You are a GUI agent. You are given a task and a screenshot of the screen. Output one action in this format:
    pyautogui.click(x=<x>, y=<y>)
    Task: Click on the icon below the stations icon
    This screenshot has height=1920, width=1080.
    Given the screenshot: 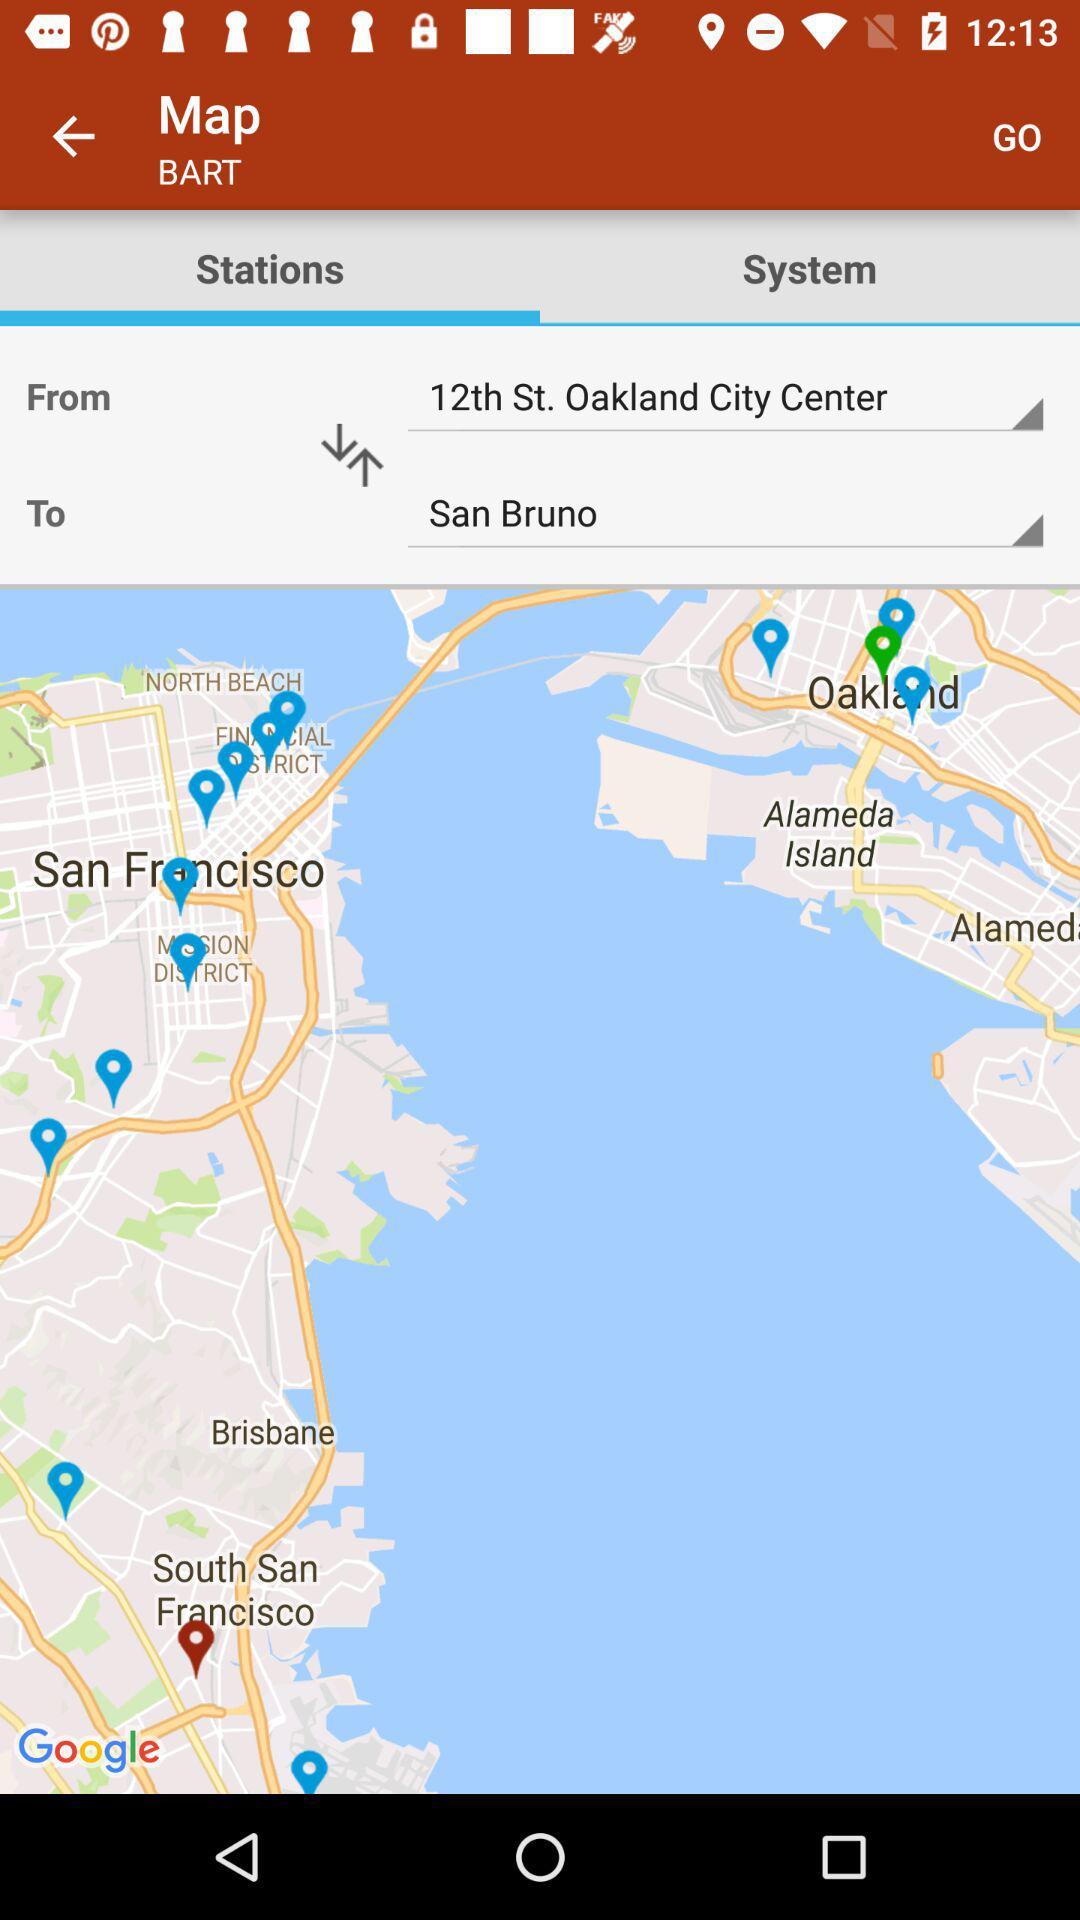 What is the action you would take?
    pyautogui.click(x=351, y=454)
    